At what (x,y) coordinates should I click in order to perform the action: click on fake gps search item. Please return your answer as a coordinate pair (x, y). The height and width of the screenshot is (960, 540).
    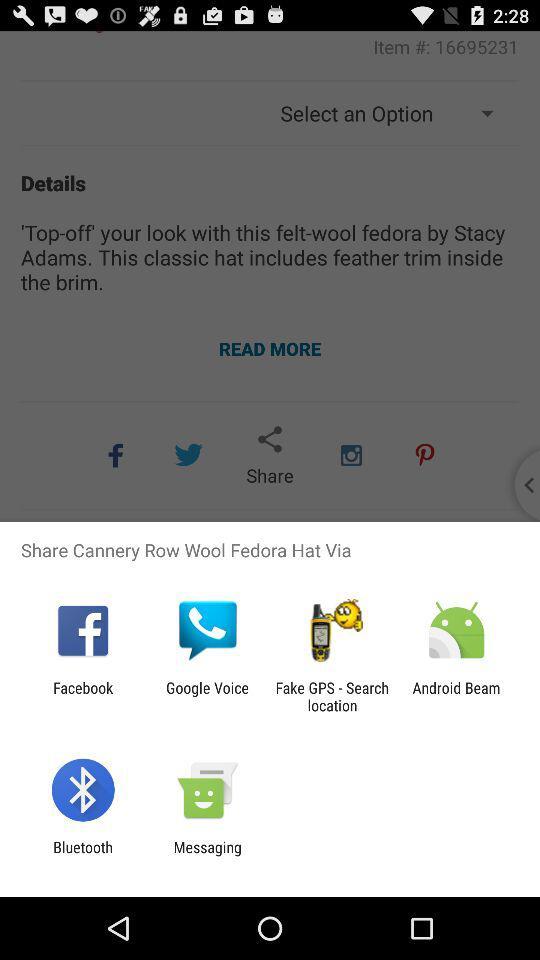
    Looking at the image, I should click on (332, 696).